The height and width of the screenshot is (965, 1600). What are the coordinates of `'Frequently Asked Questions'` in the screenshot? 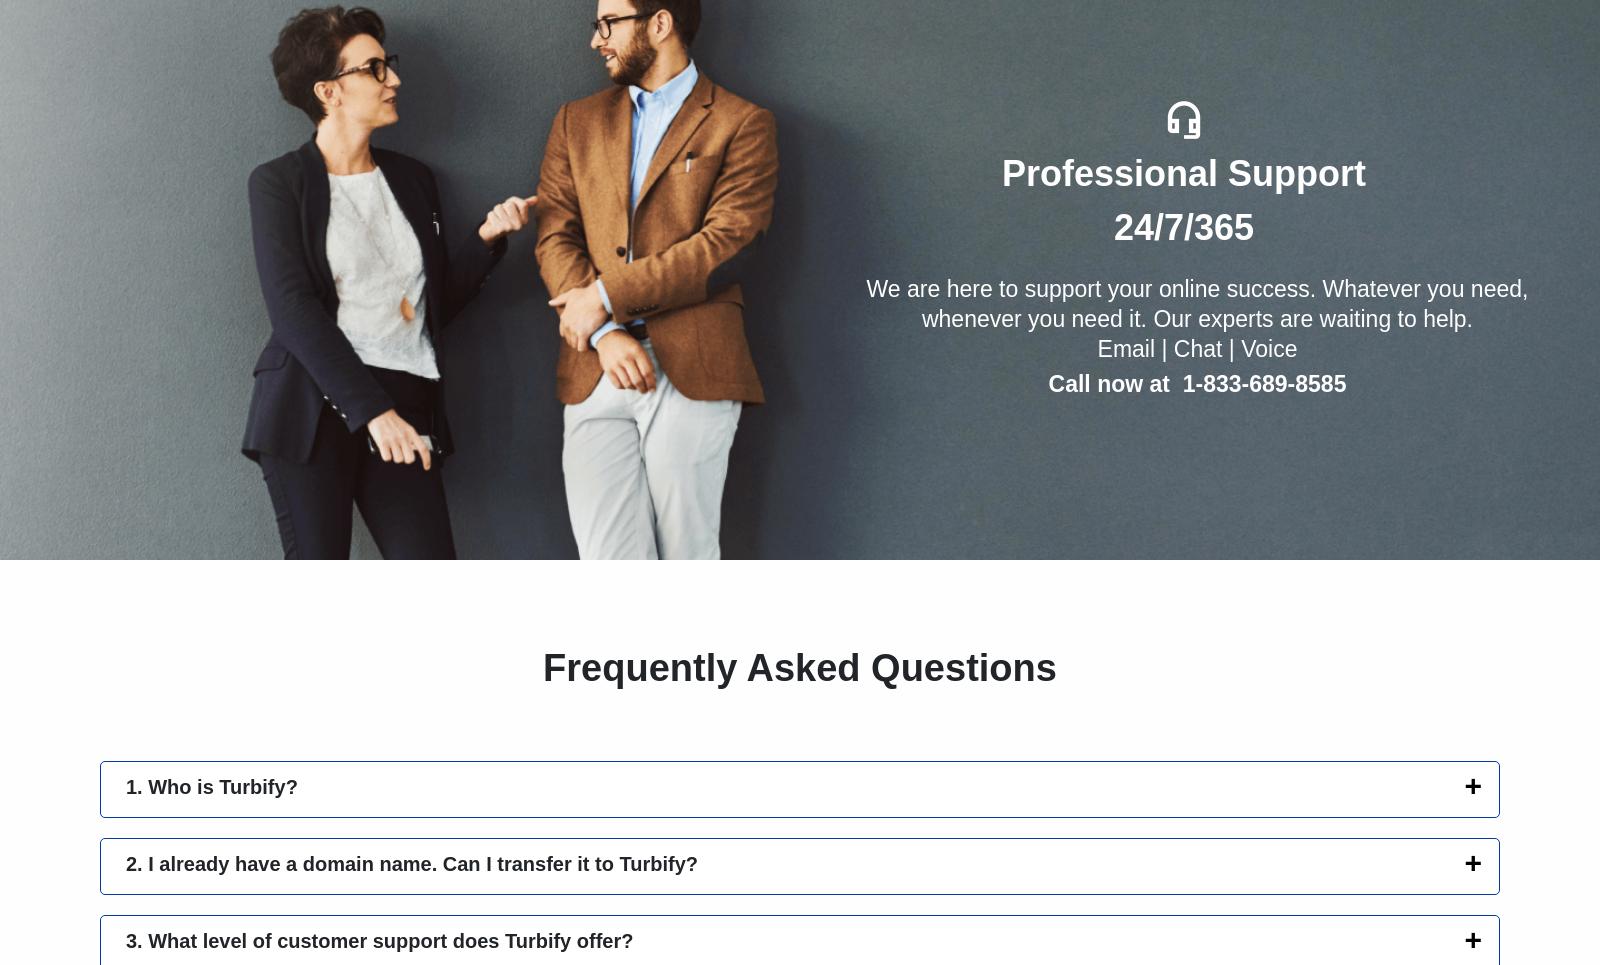 It's located at (799, 667).